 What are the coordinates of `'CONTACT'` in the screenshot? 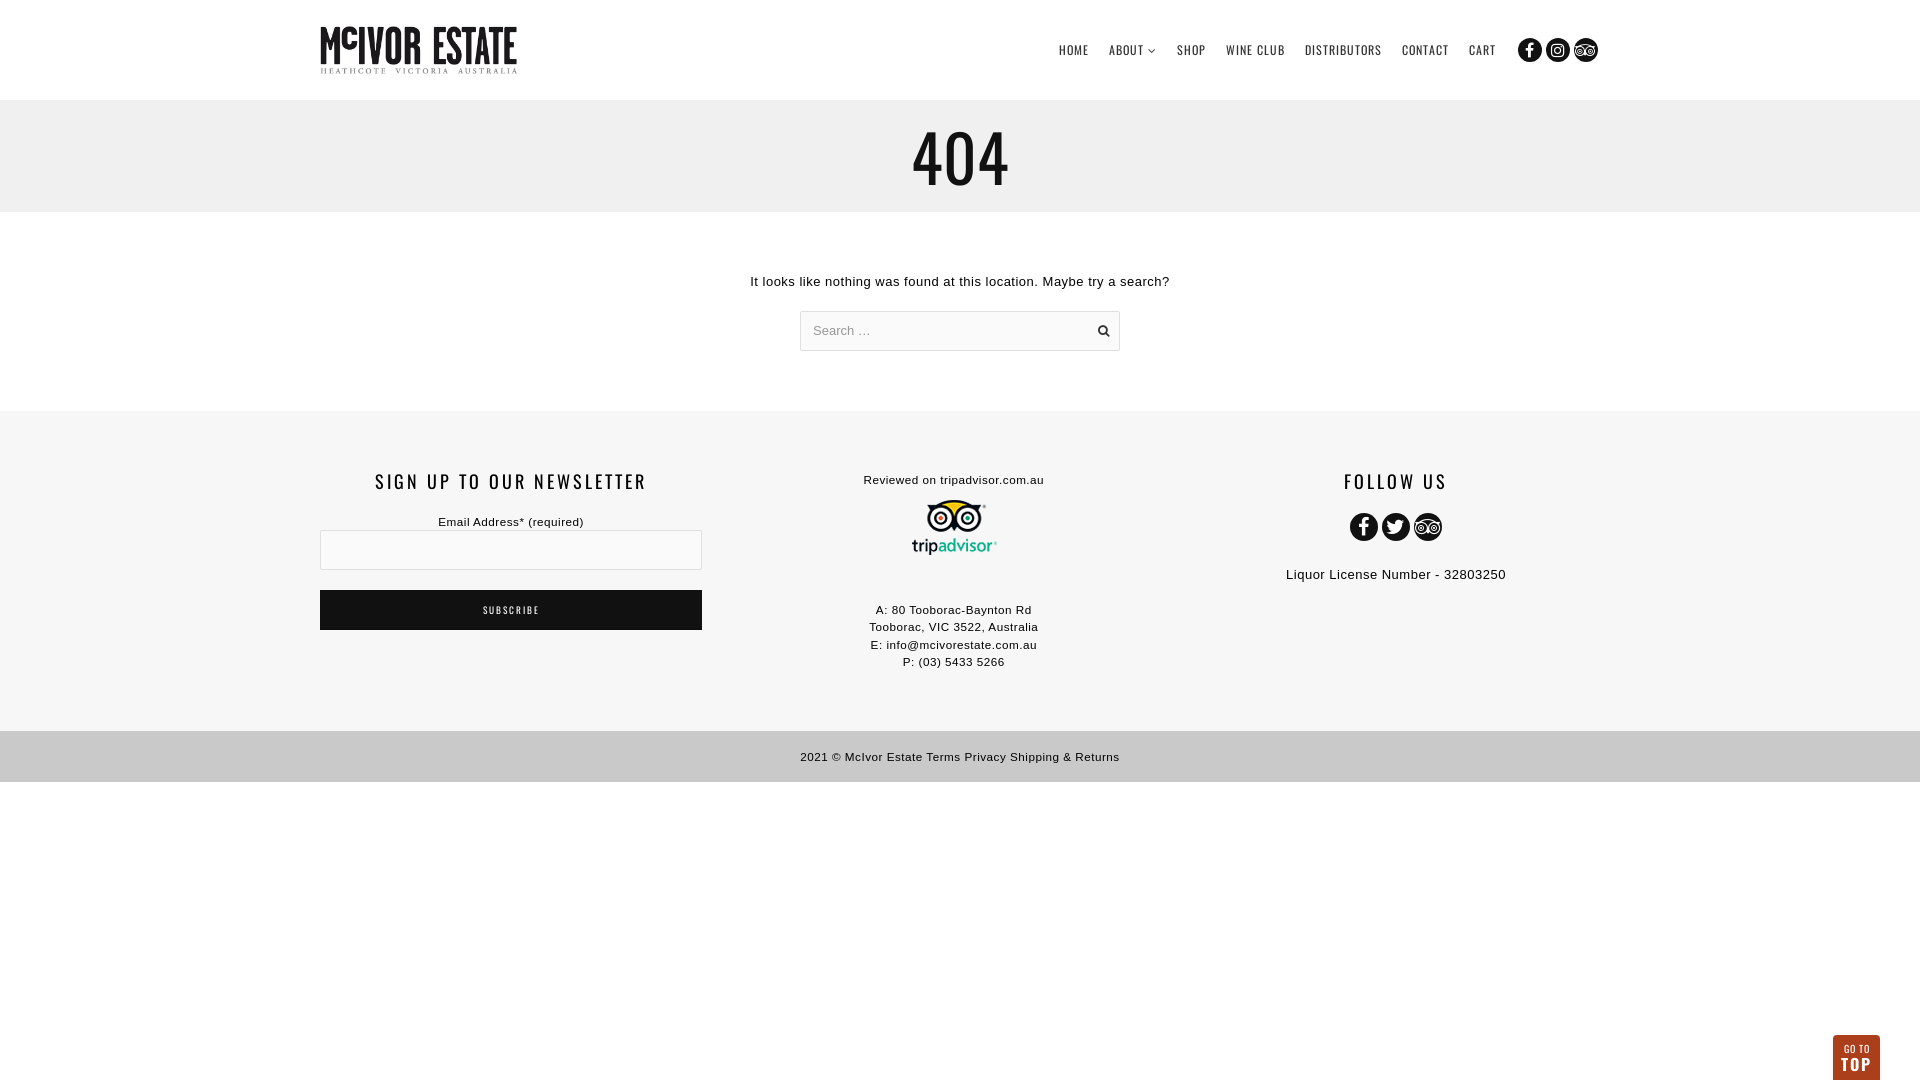 It's located at (1424, 49).